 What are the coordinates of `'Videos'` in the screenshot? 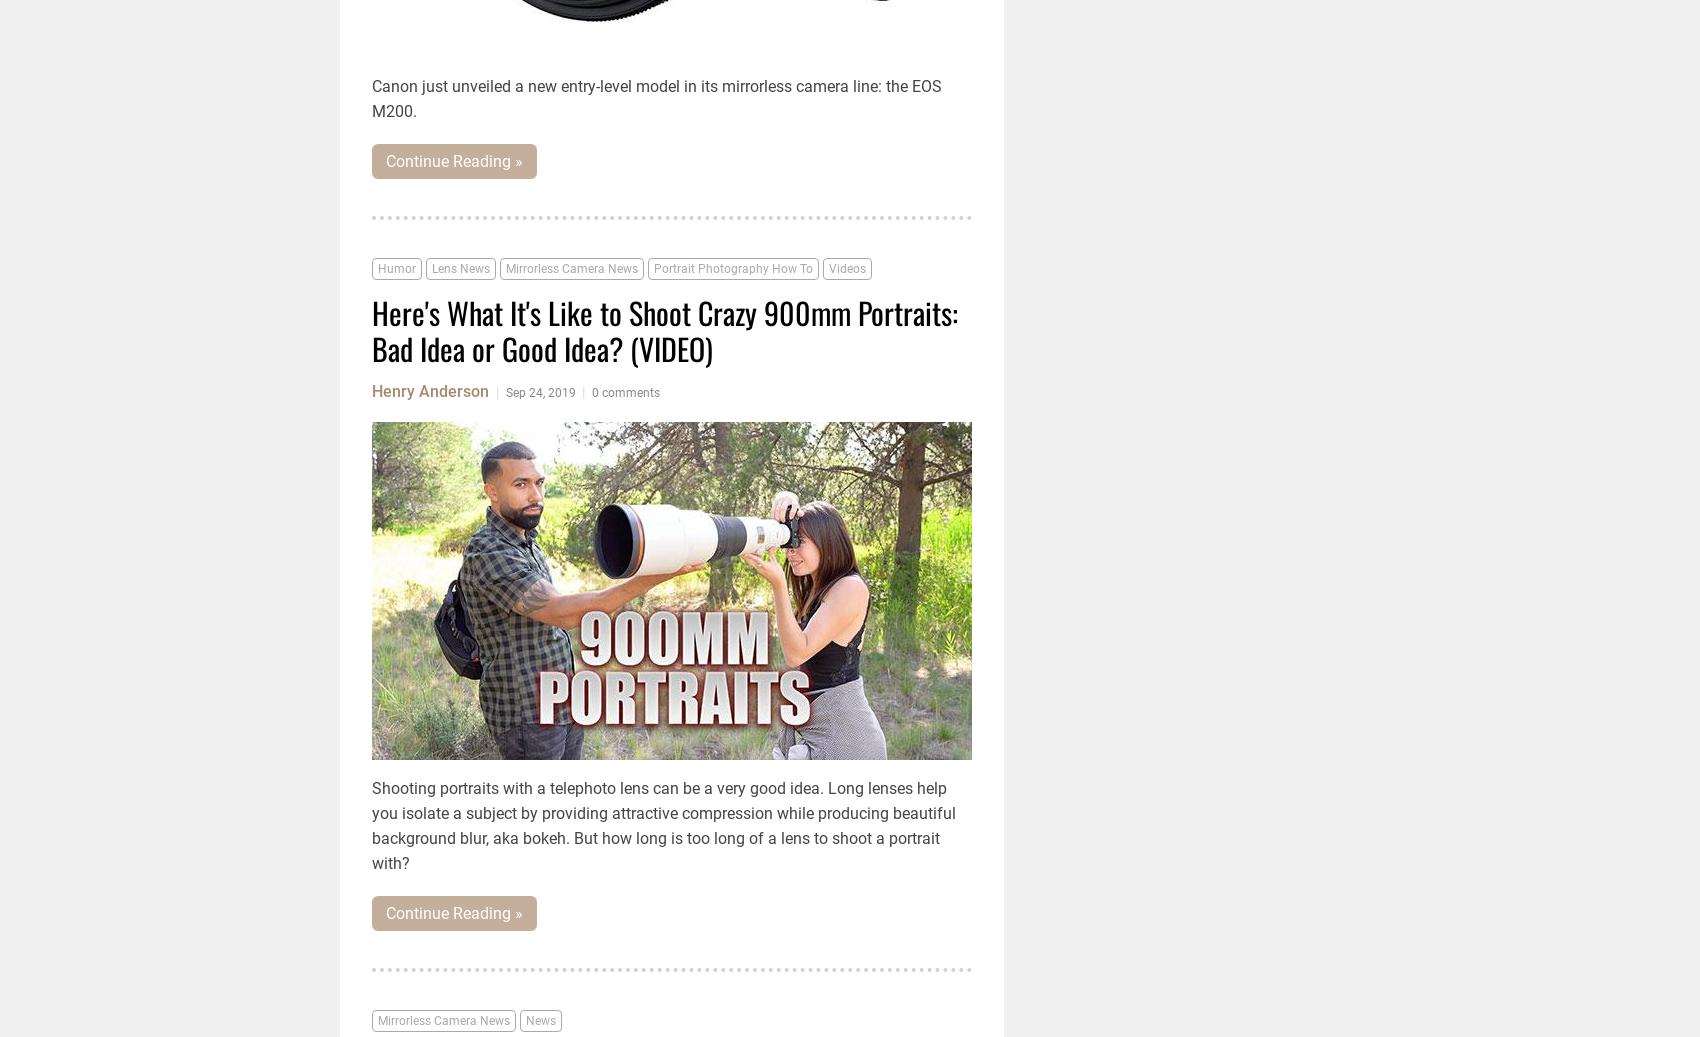 It's located at (827, 267).